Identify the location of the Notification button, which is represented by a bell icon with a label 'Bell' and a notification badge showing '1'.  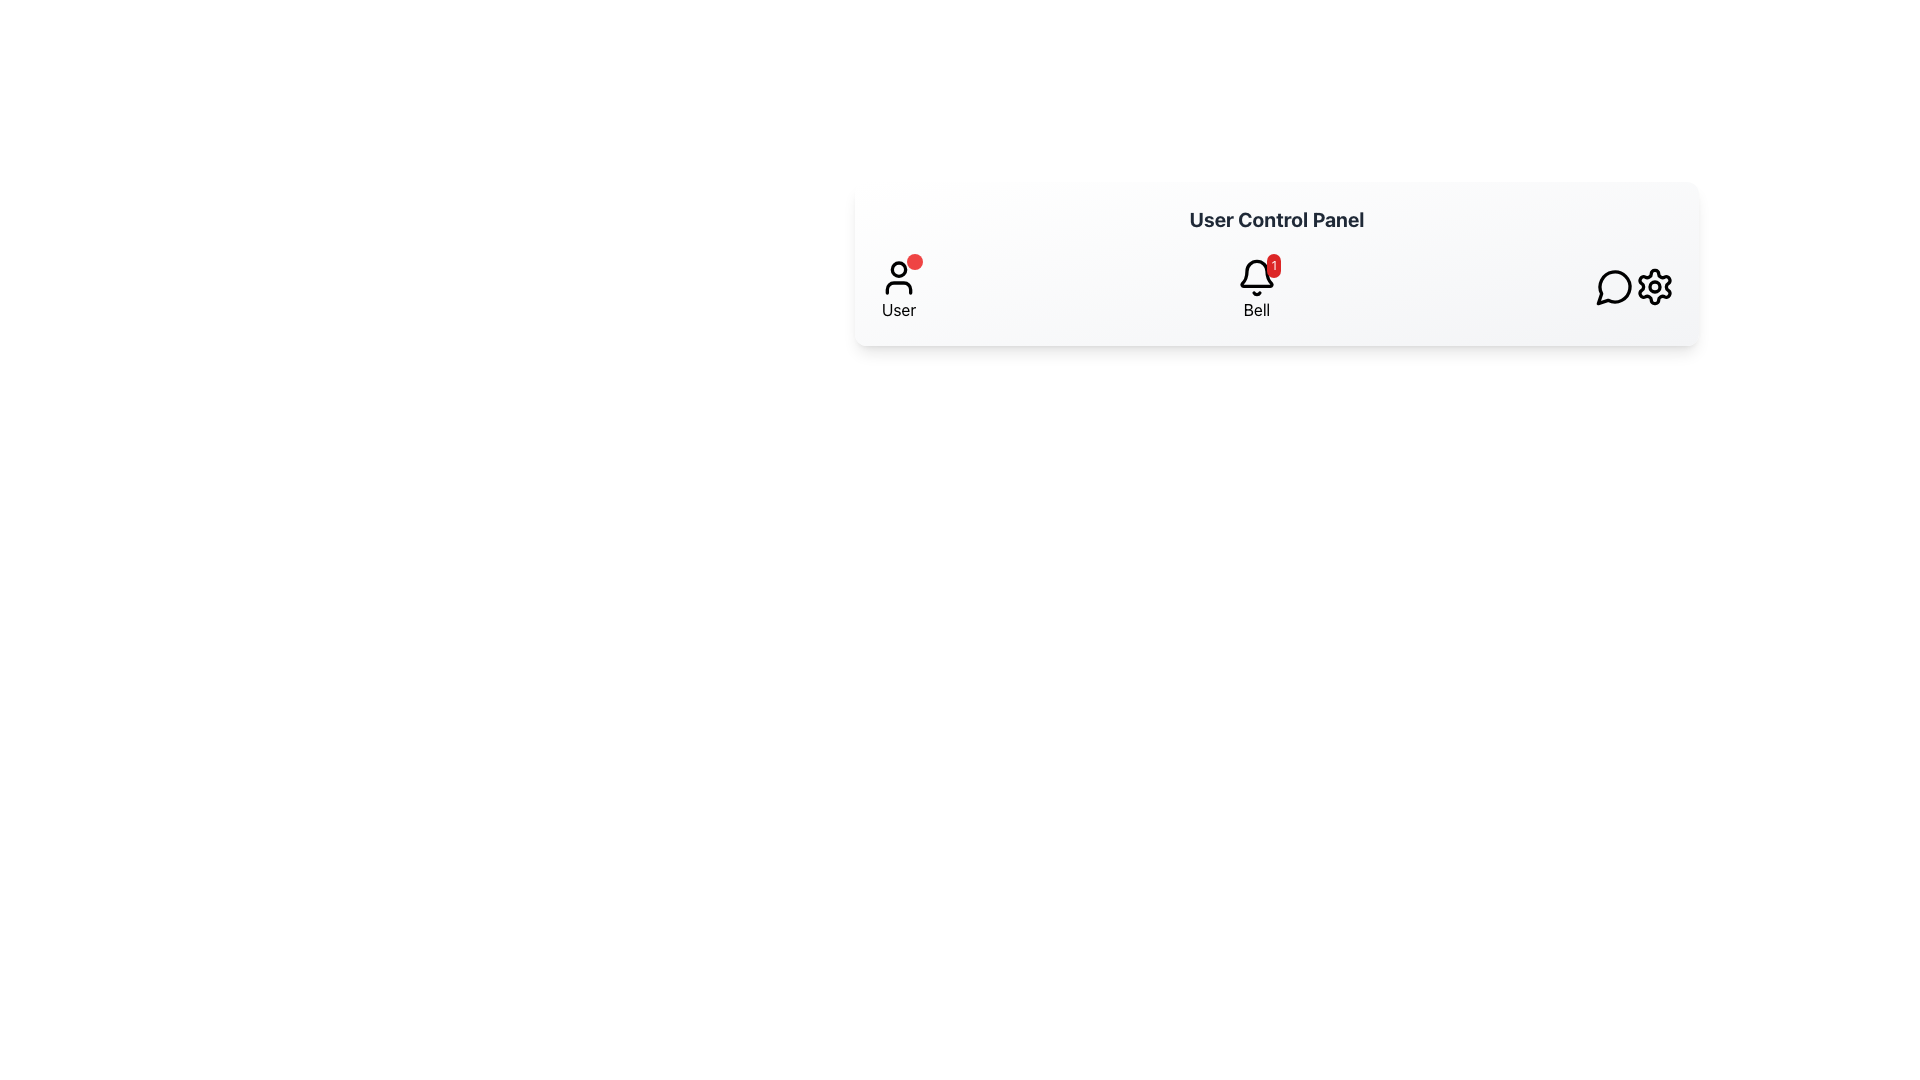
(1256, 289).